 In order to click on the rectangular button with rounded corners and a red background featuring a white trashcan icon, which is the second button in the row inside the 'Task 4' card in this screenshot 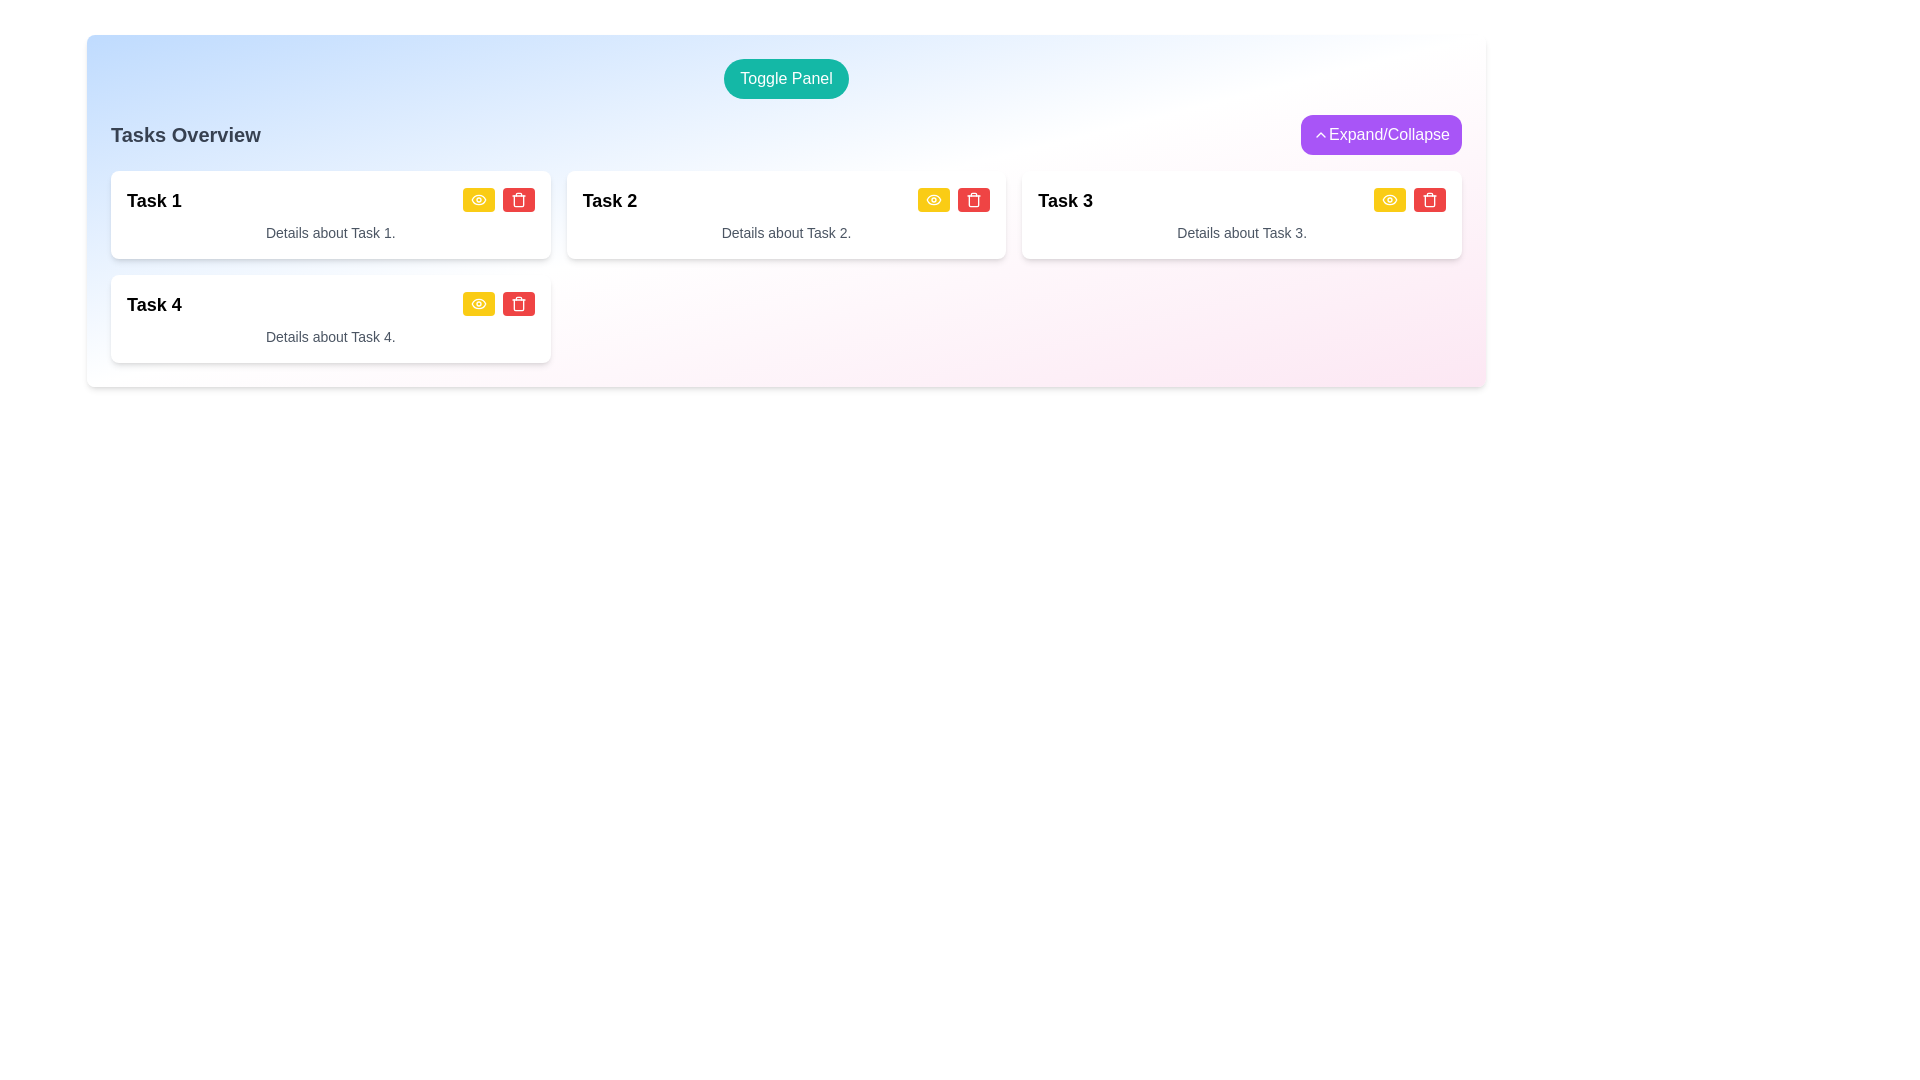, I will do `click(518, 303)`.